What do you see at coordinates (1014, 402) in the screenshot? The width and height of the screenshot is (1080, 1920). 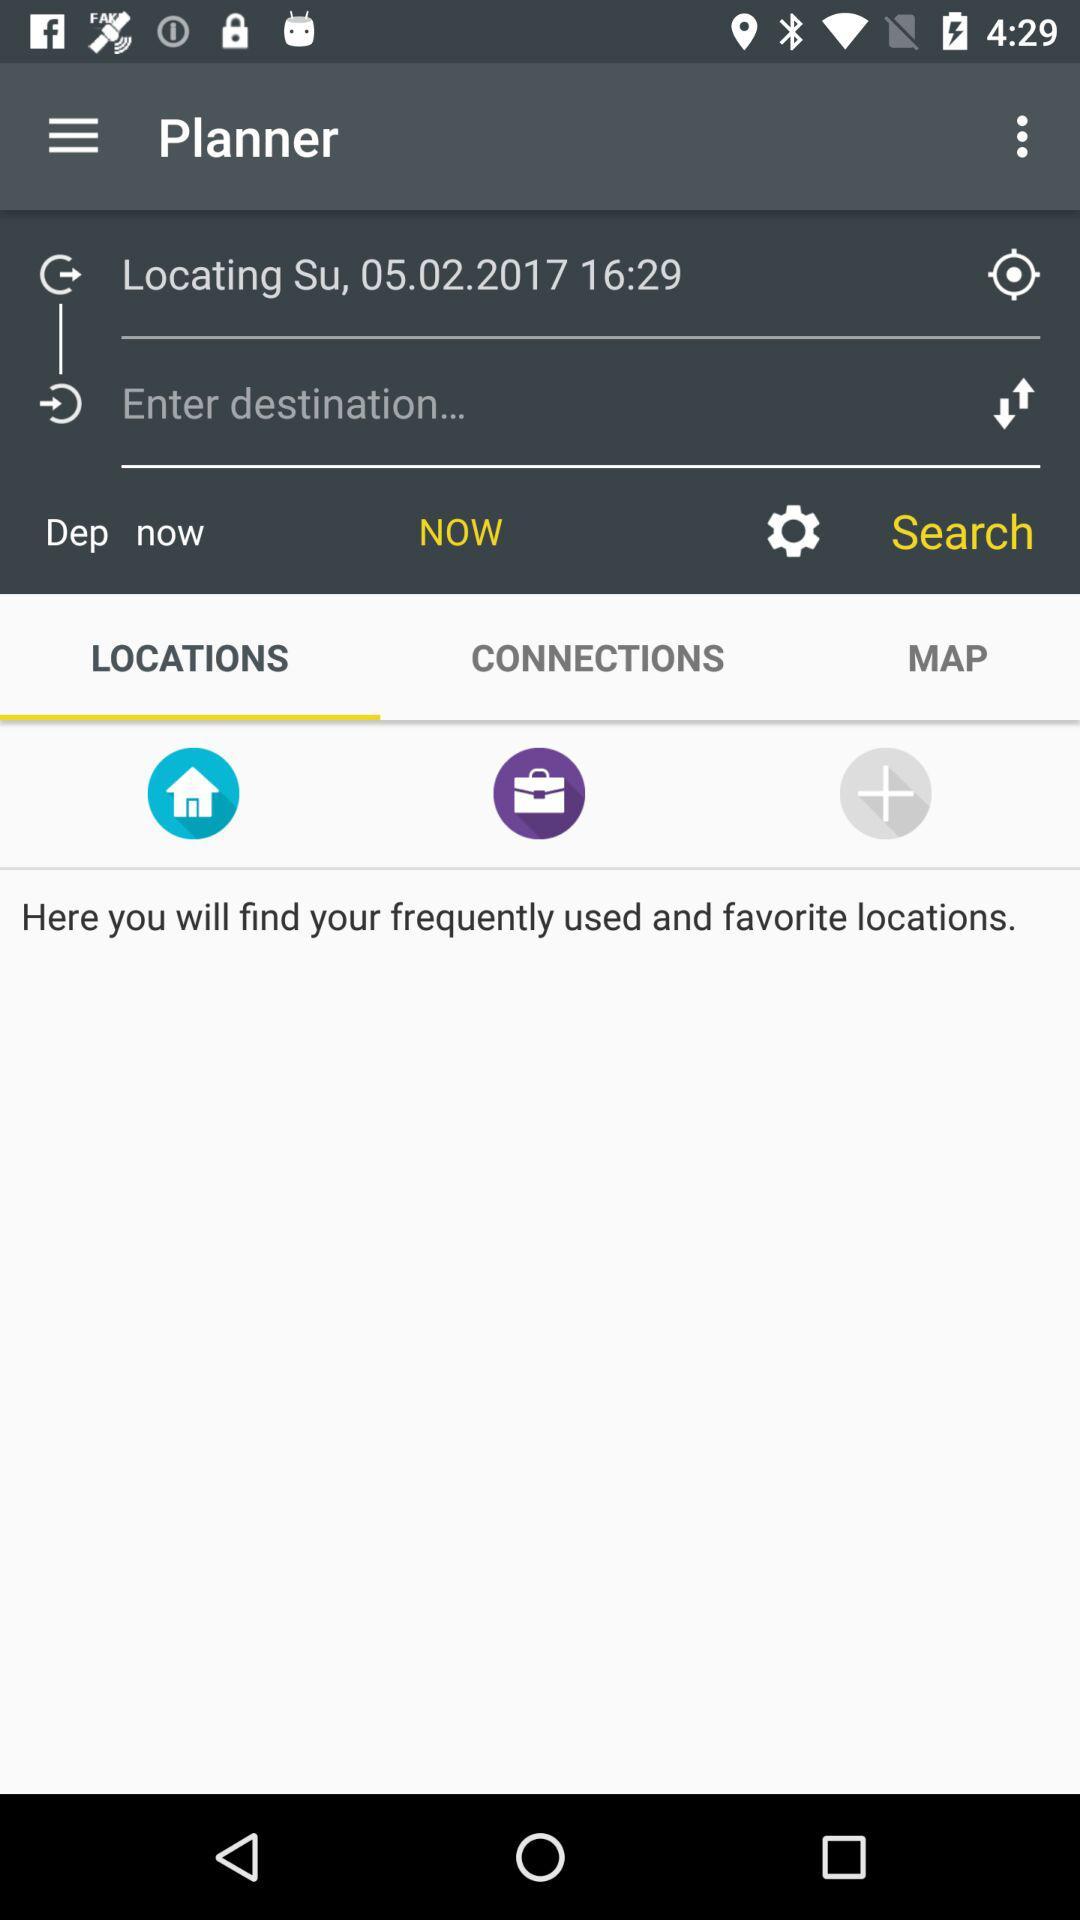 I see `the compare icon` at bounding box center [1014, 402].